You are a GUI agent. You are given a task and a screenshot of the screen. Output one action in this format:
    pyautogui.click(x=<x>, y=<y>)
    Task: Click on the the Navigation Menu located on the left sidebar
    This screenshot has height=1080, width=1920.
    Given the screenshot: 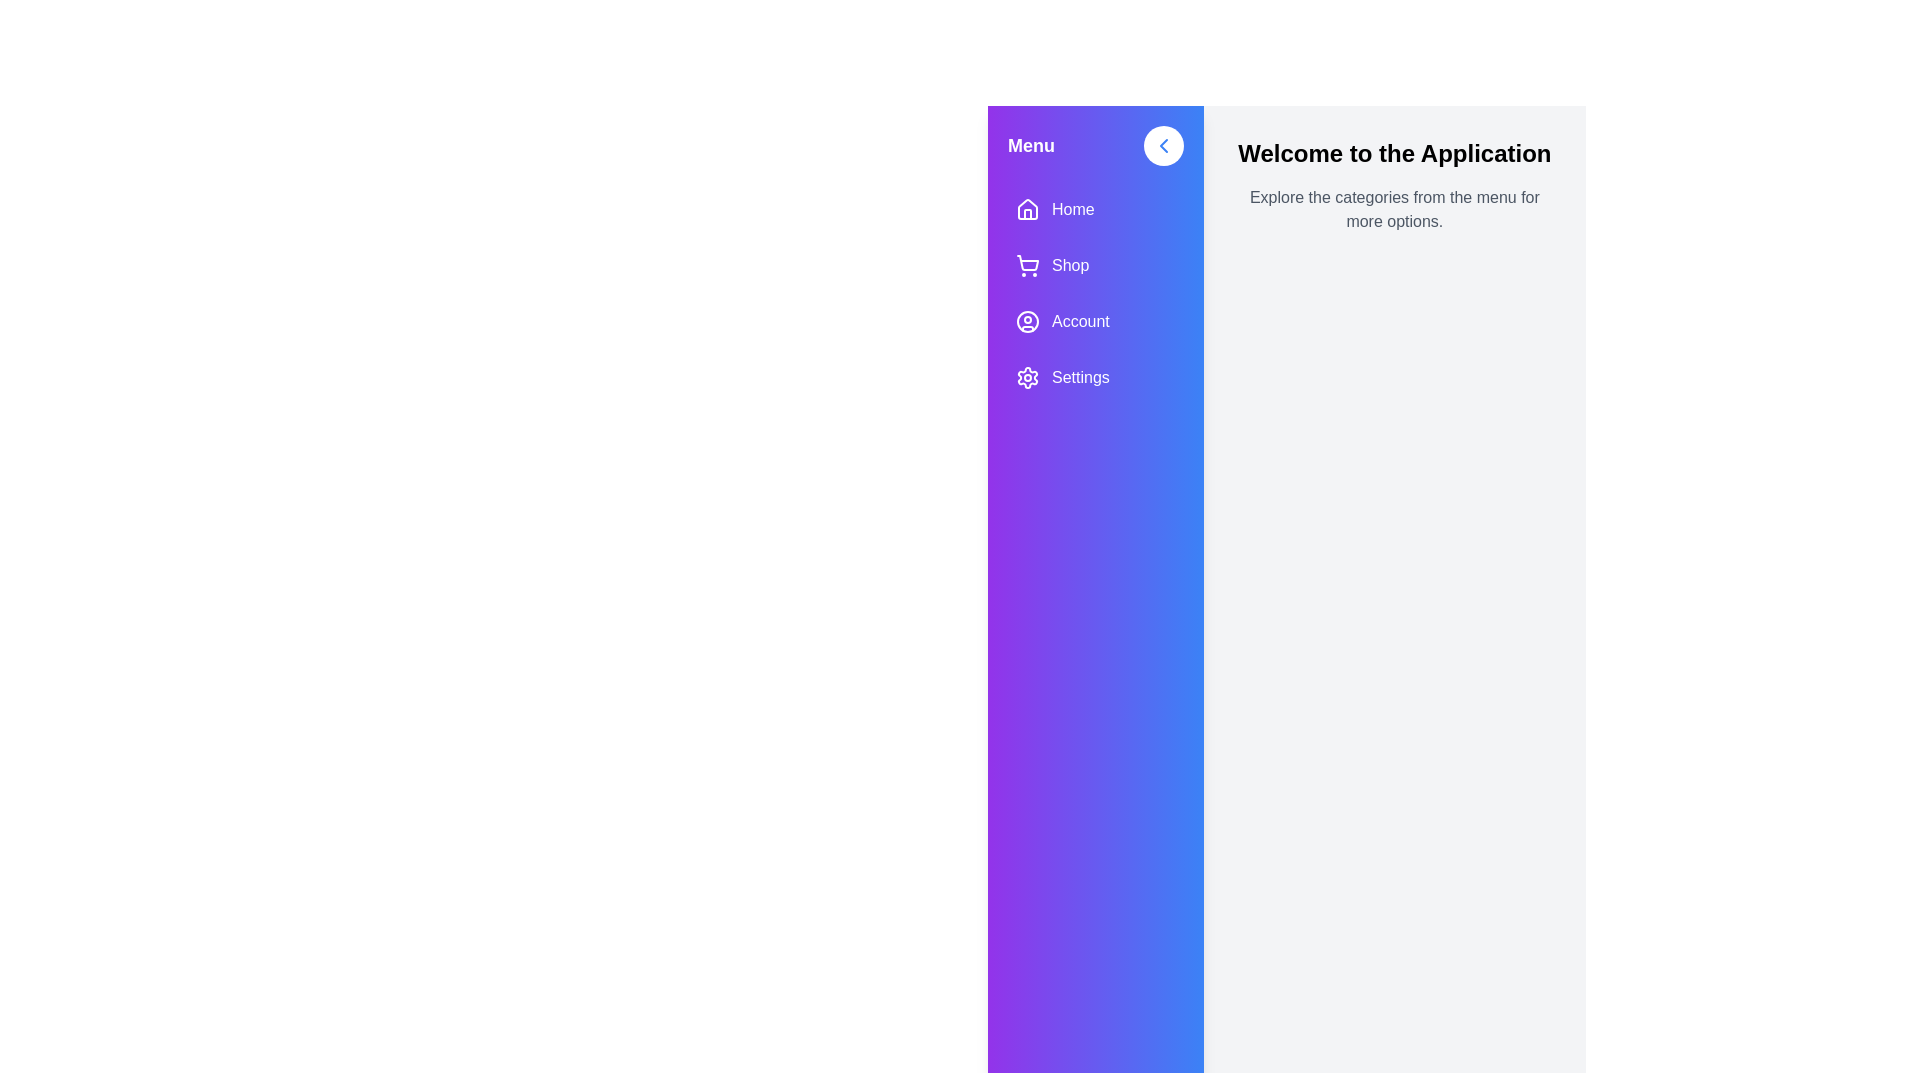 What is the action you would take?
    pyautogui.click(x=1094, y=293)
    